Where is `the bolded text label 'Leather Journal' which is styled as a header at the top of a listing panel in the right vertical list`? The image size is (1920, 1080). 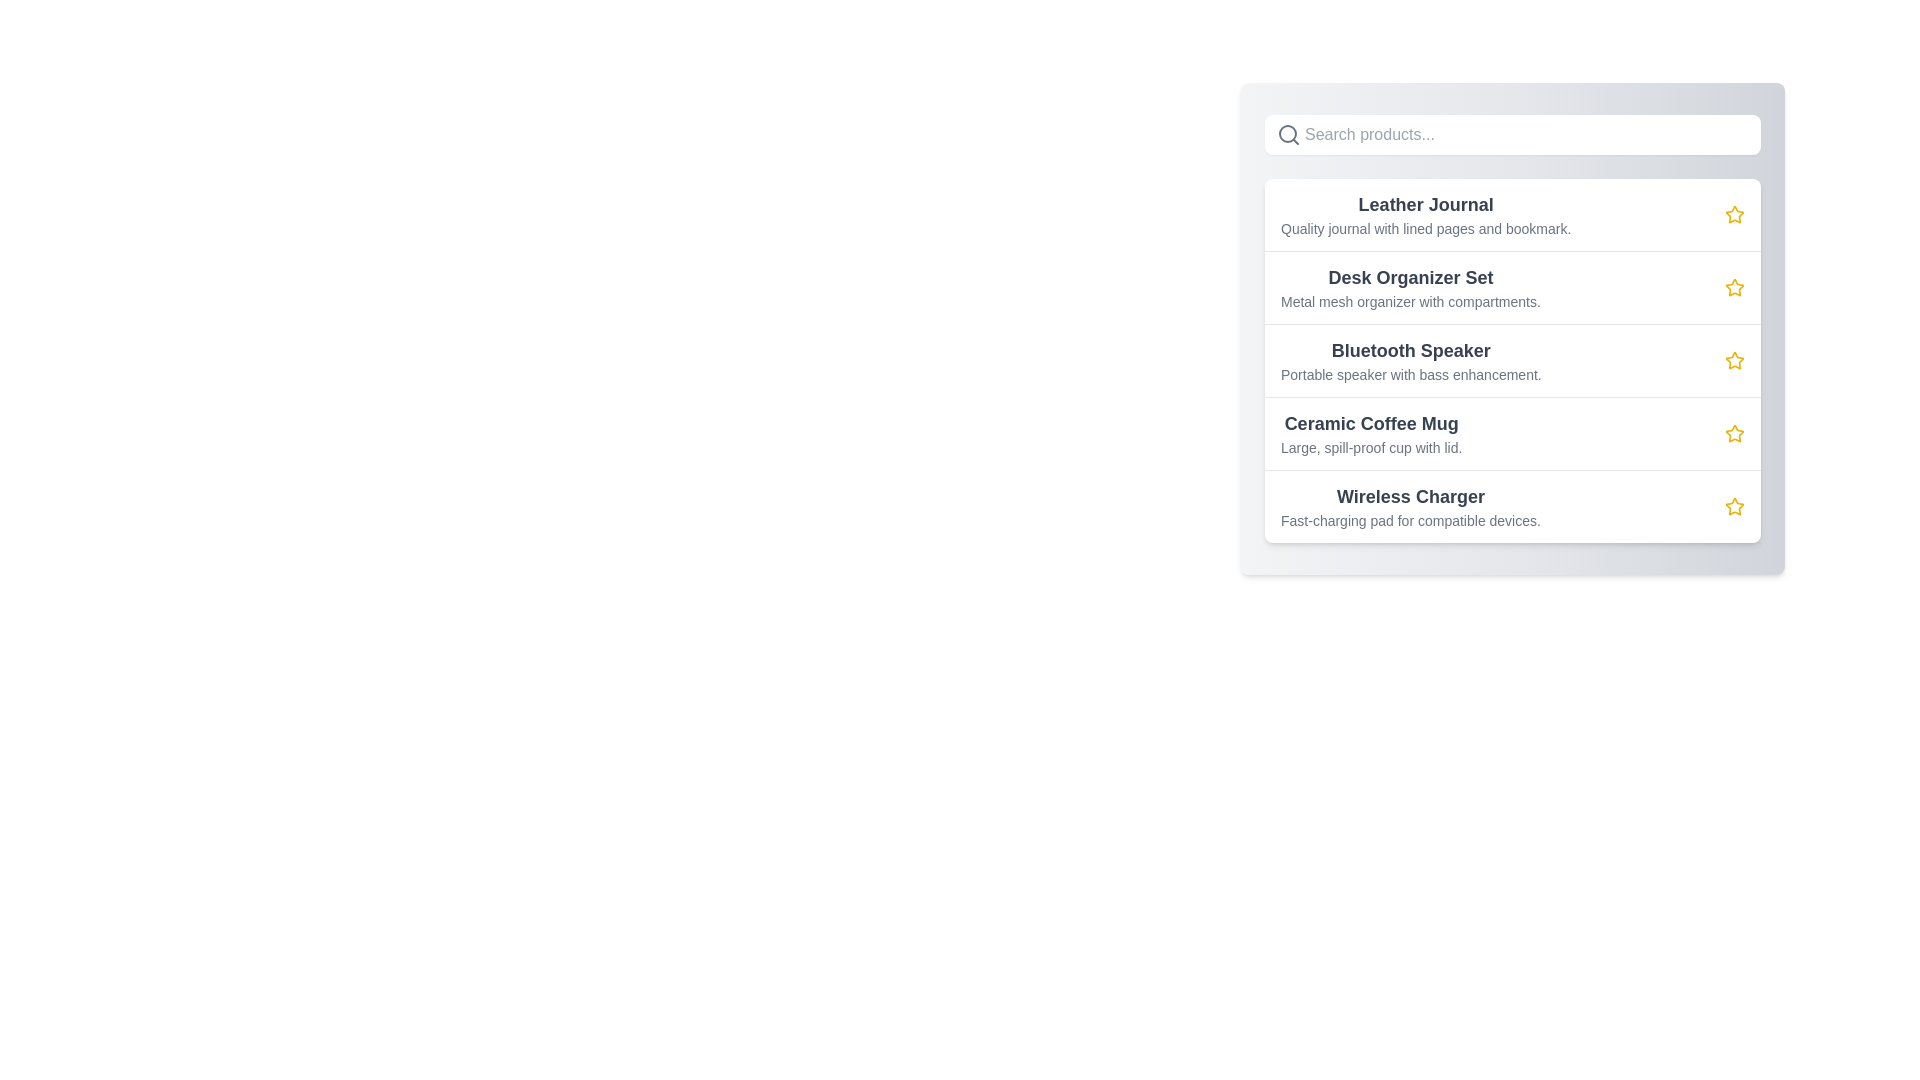
the bolded text label 'Leather Journal' which is styled as a header at the top of a listing panel in the right vertical list is located at coordinates (1425, 204).